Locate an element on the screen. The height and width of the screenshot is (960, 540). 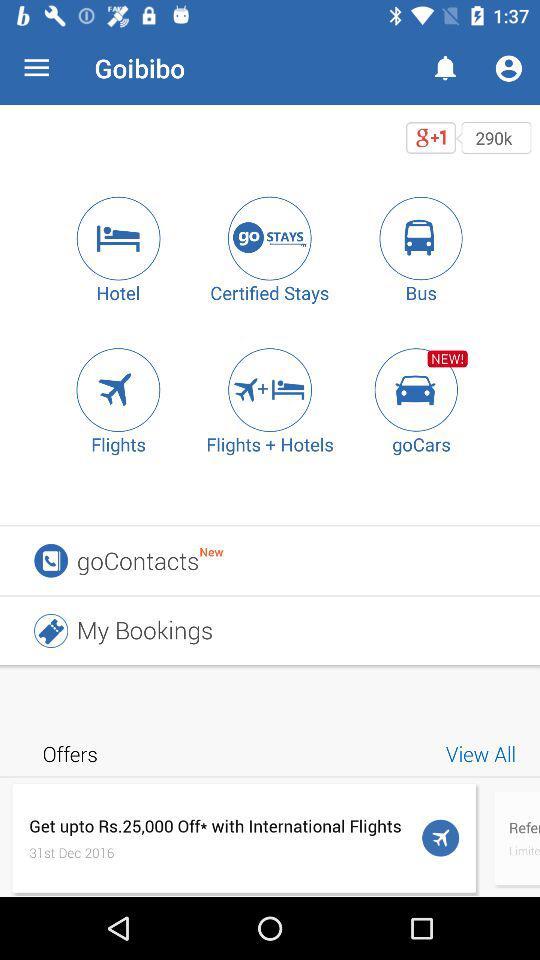
click on bus is located at coordinates (420, 238).